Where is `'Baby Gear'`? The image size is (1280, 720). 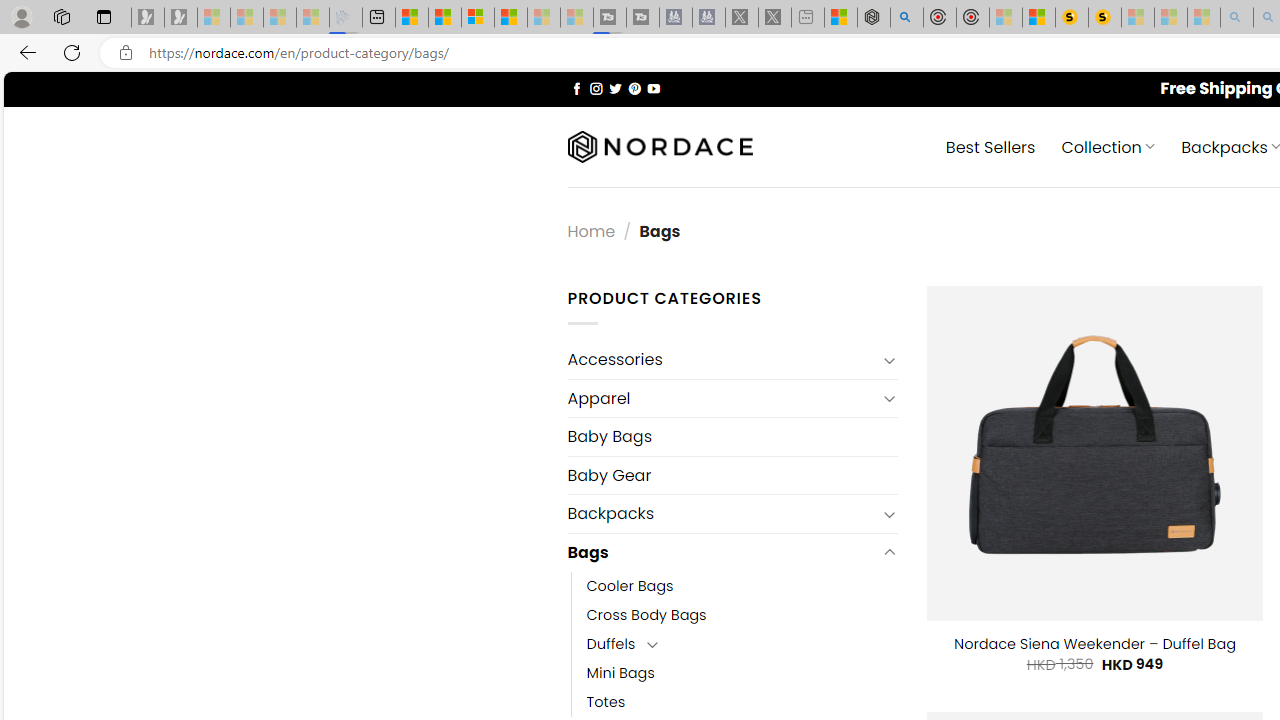 'Baby Gear' is located at coordinates (731, 475).